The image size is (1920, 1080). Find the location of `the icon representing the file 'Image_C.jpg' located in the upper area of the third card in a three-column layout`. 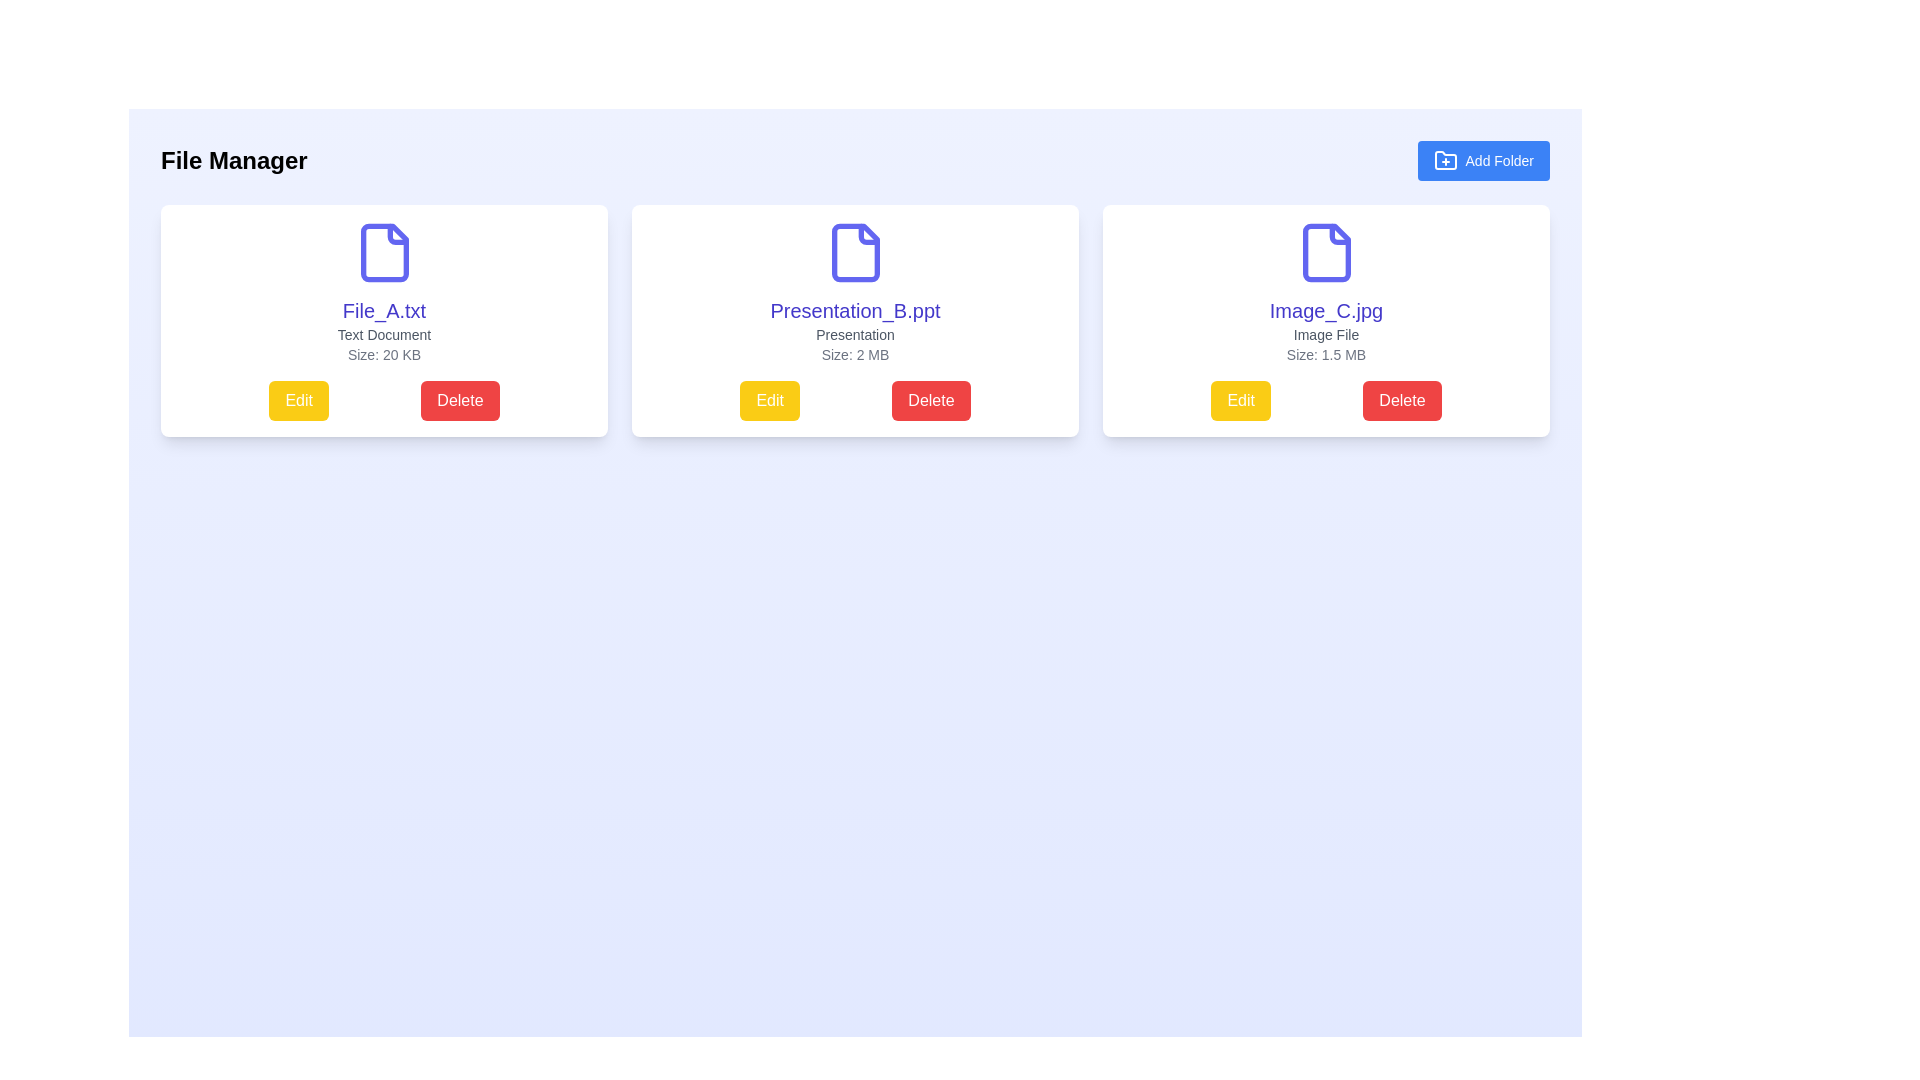

the icon representing the file 'Image_C.jpg' located in the upper area of the third card in a three-column layout is located at coordinates (1326, 252).